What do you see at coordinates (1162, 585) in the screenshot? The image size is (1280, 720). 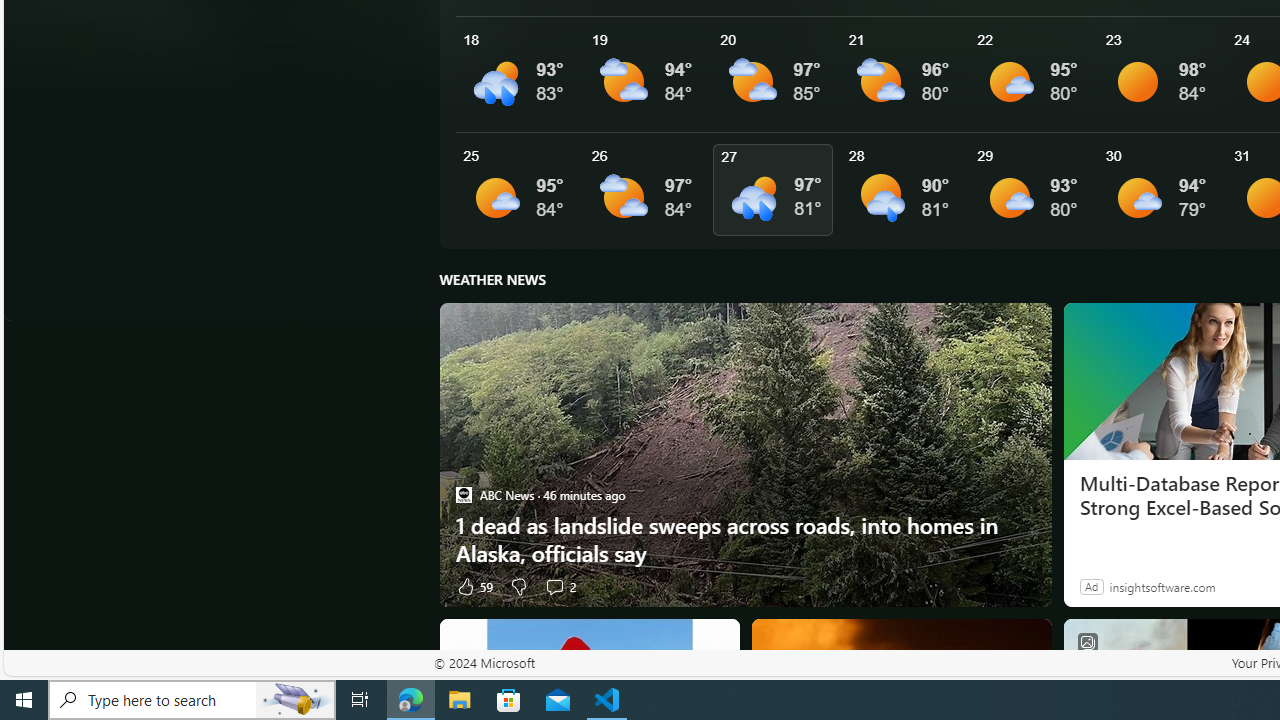 I see `'insightsoftware.com'` at bounding box center [1162, 585].